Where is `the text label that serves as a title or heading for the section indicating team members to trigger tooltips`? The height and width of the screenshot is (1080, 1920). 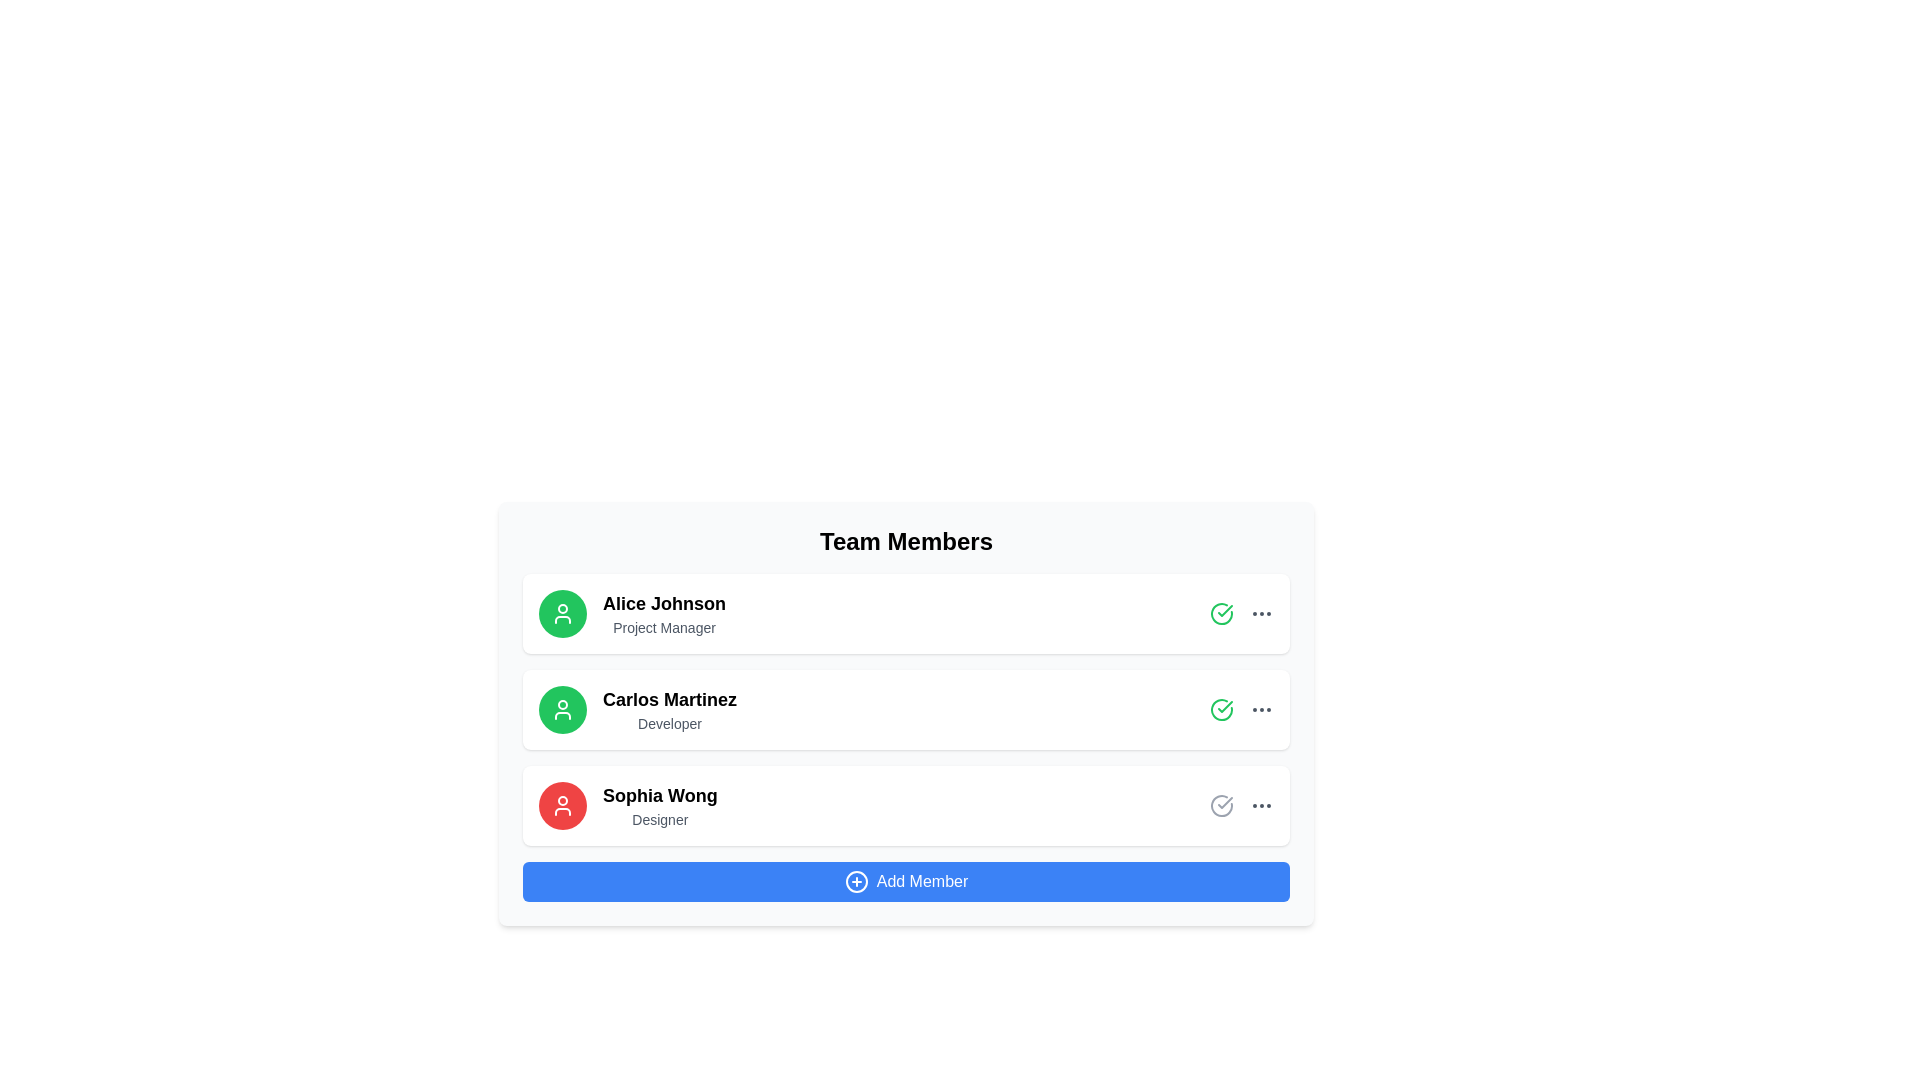
the text label that serves as a title or heading for the section indicating team members to trigger tooltips is located at coordinates (905, 542).